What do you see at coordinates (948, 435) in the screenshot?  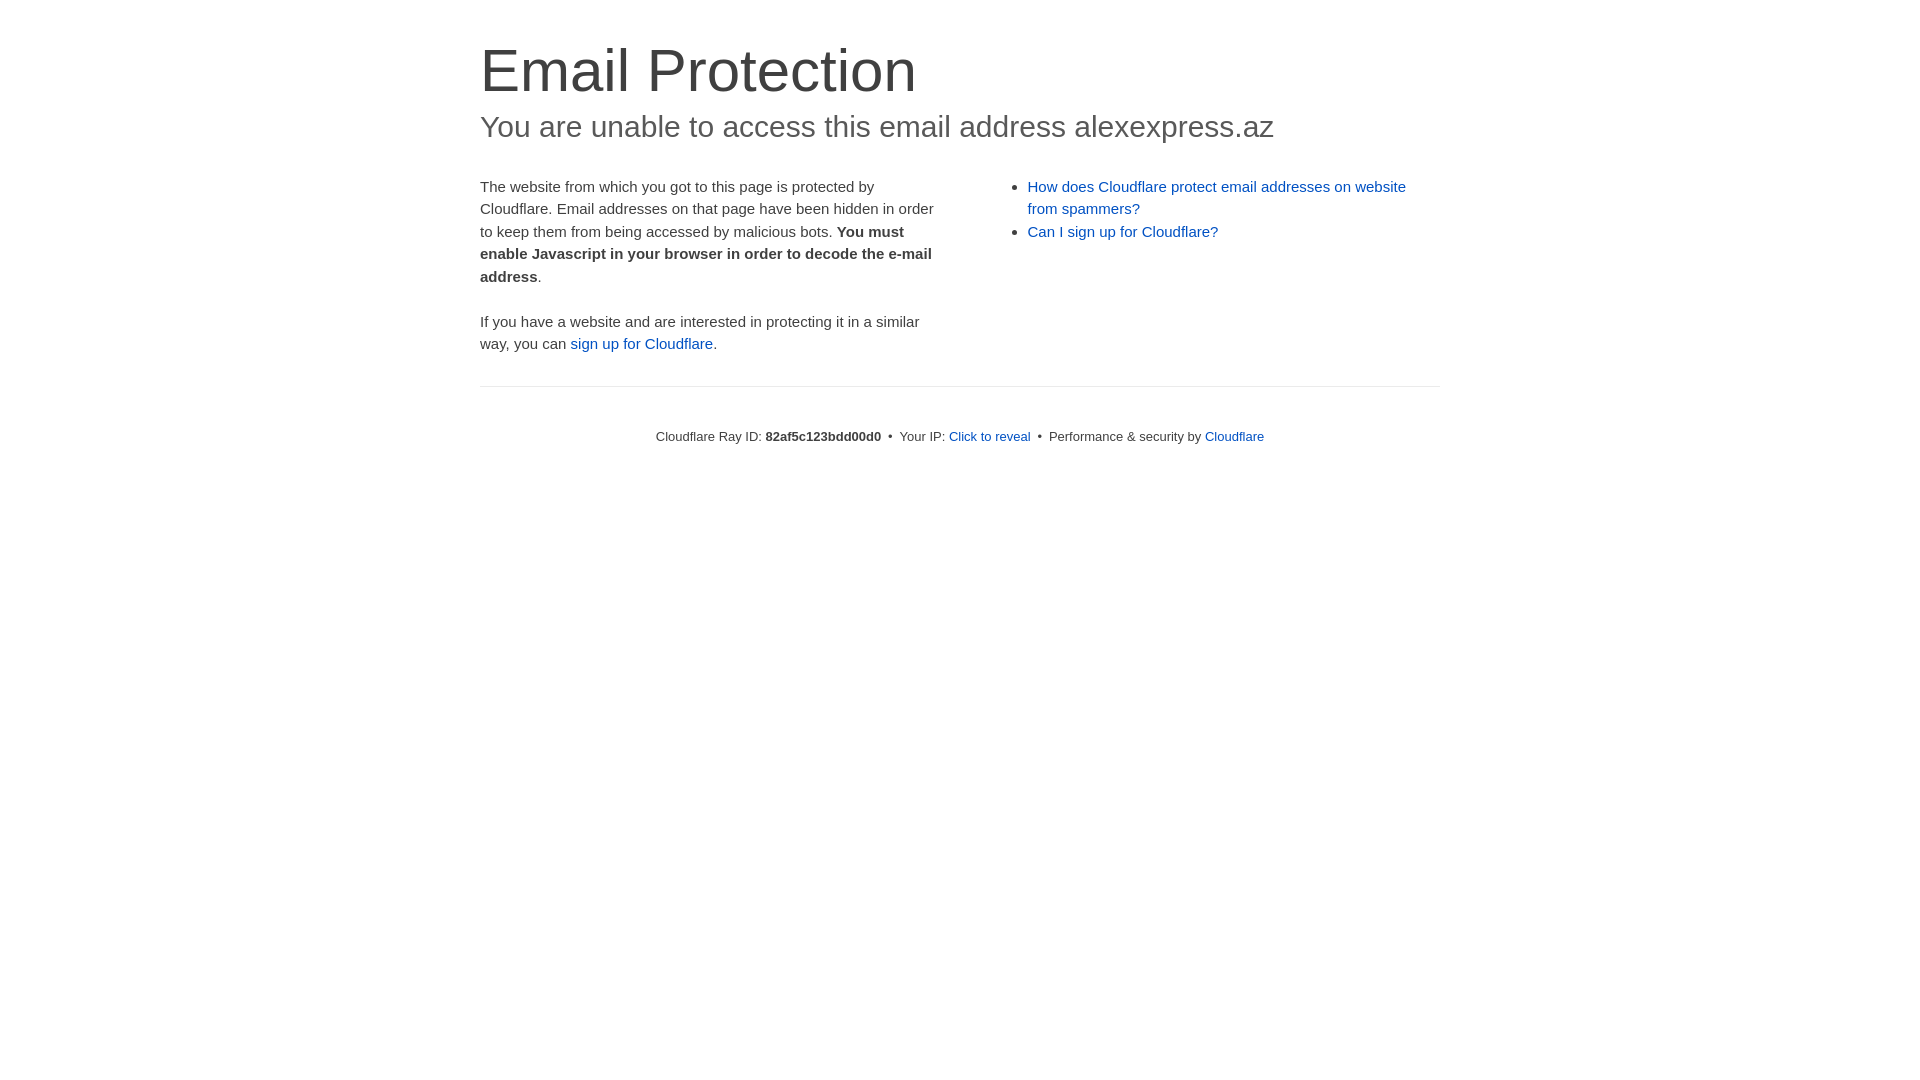 I see `'Click to reveal'` at bounding box center [948, 435].